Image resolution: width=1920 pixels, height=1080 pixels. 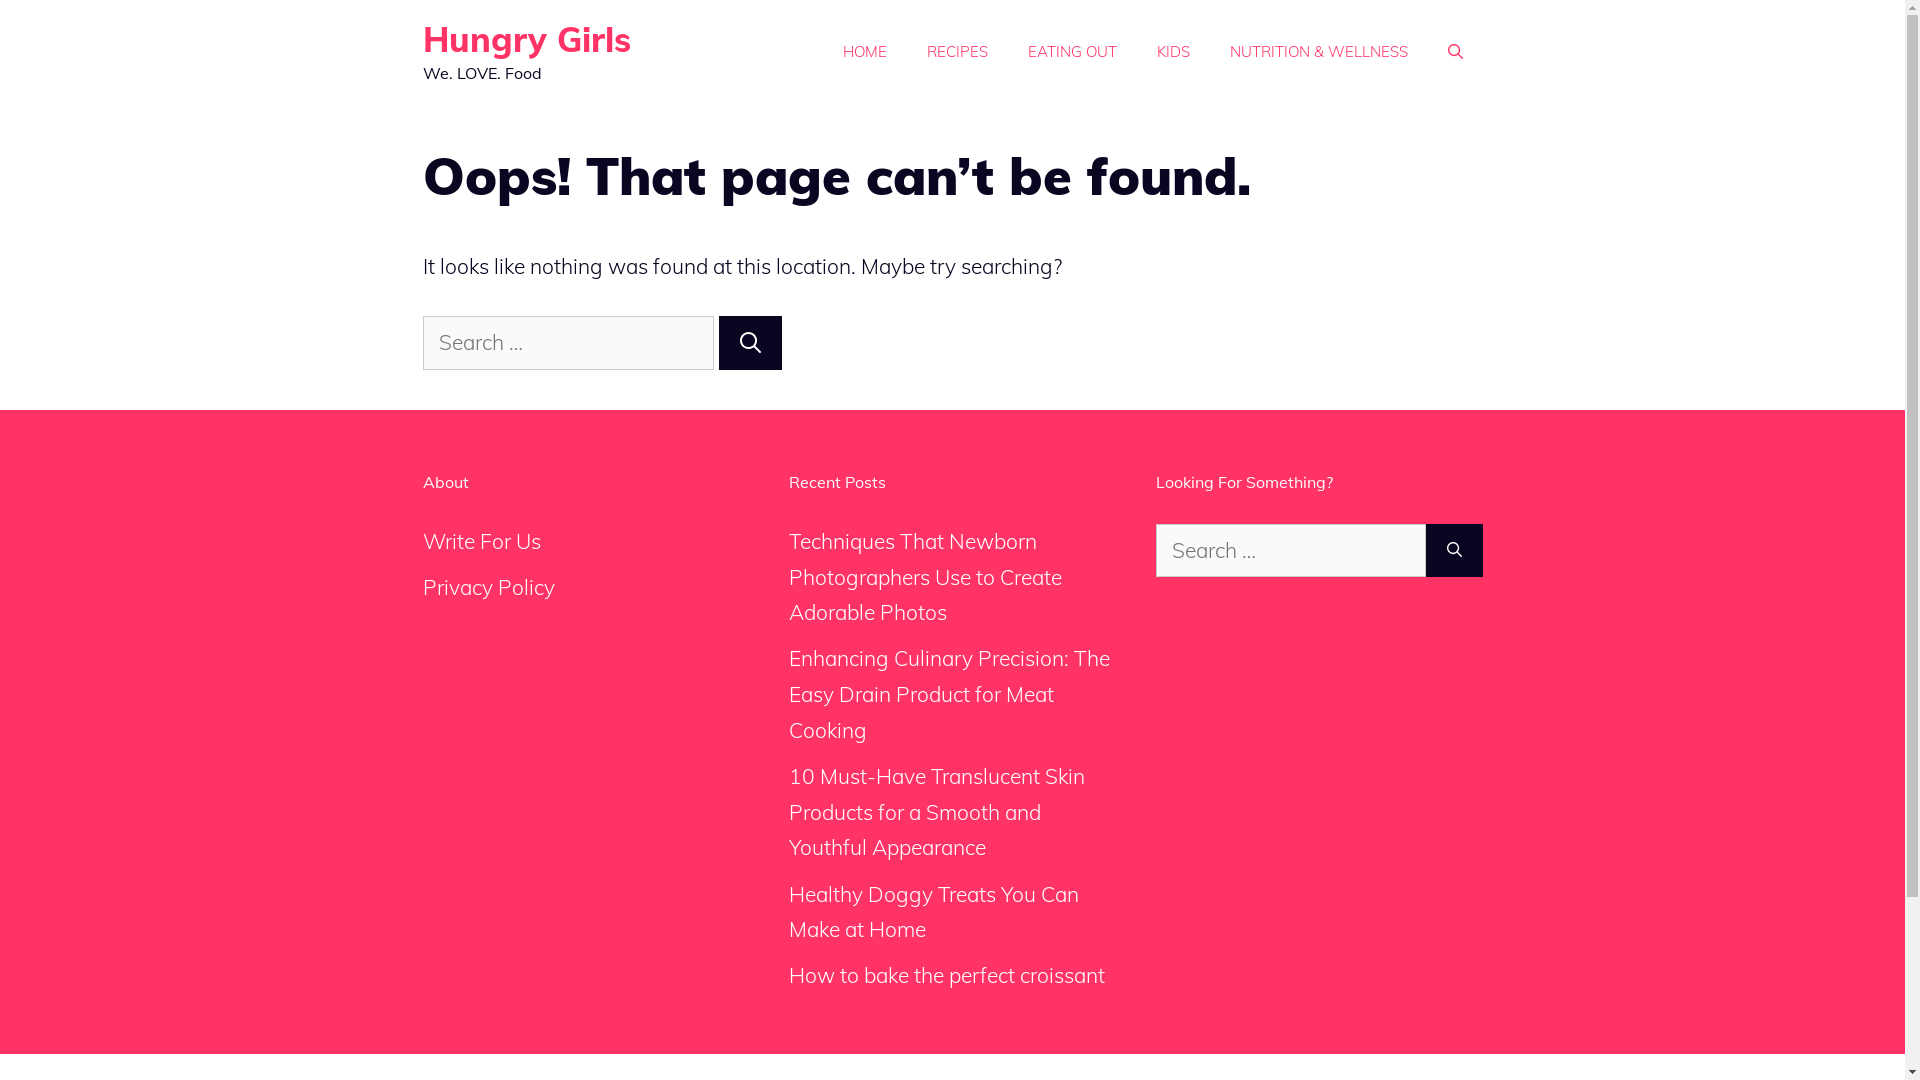 What do you see at coordinates (566, 342) in the screenshot?
I see `'Search for:'` at bounding box center [566, 342].